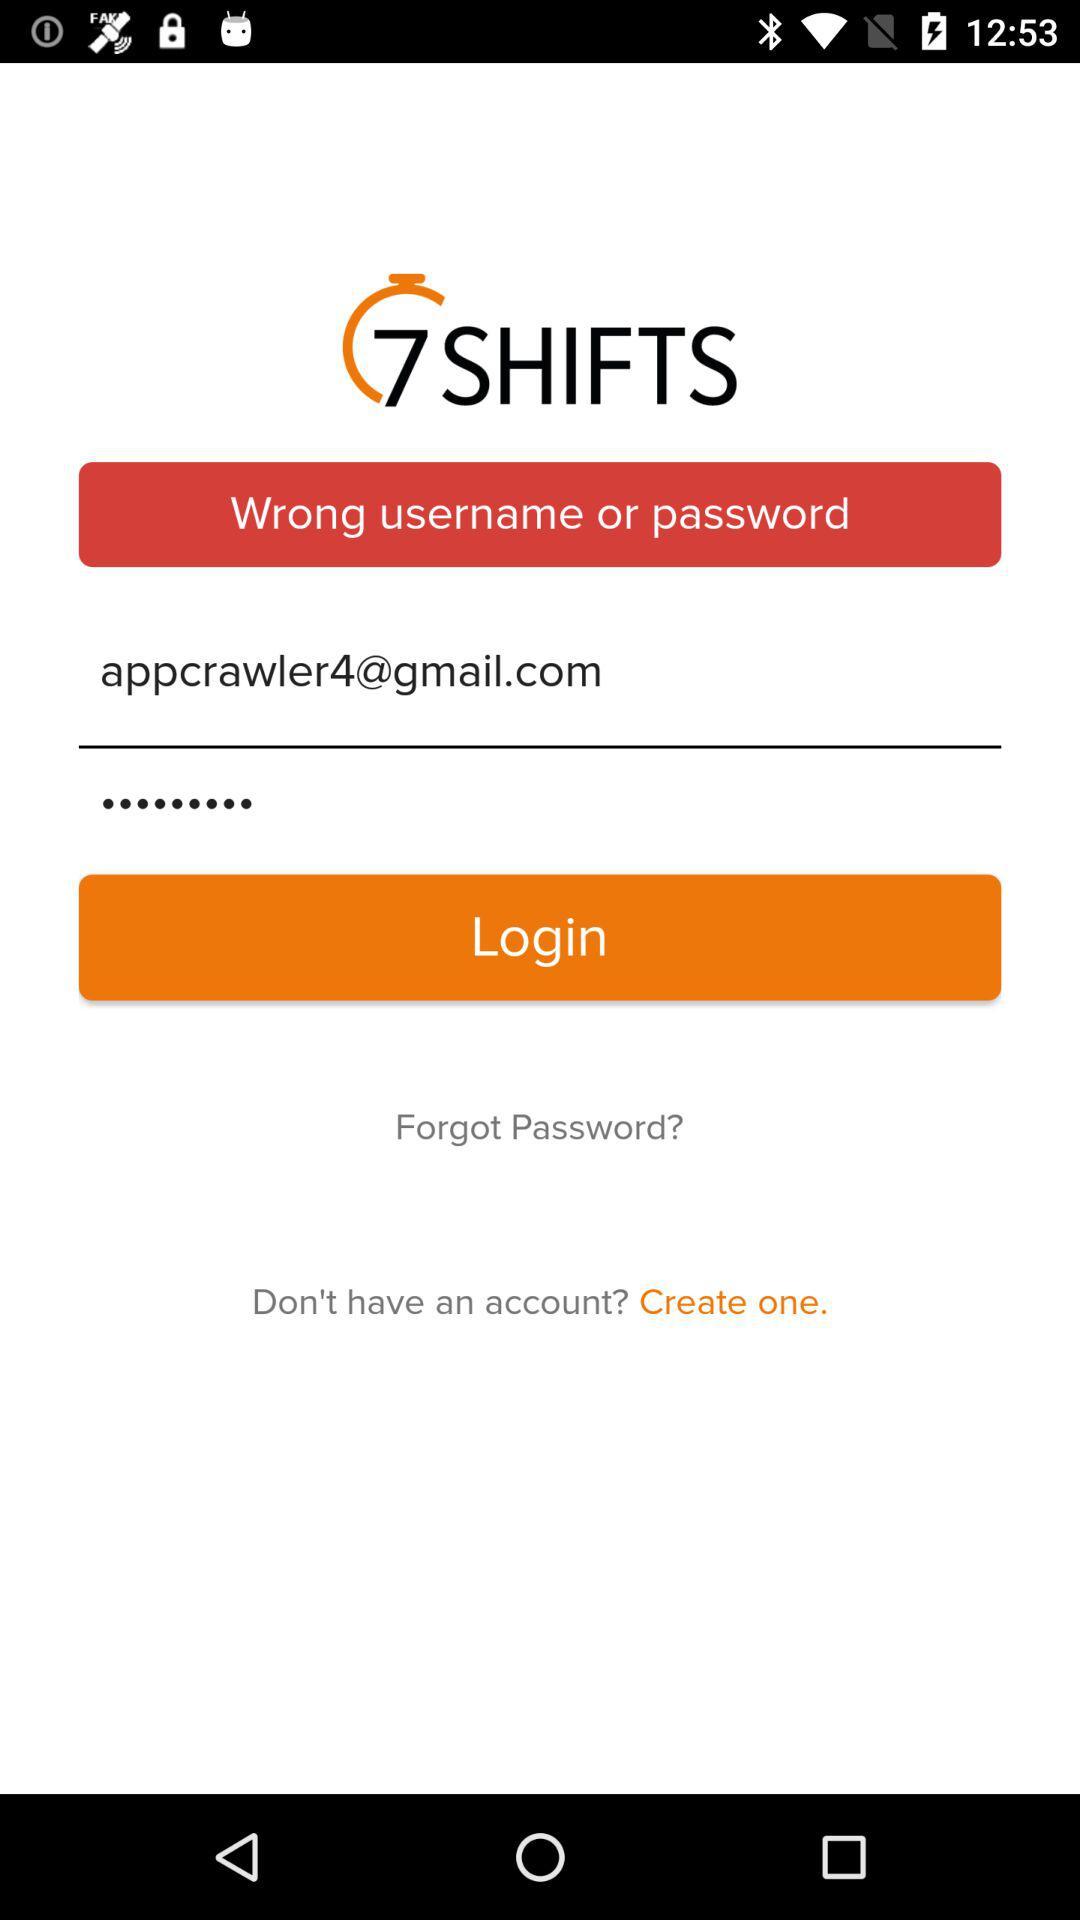 Image resolution: width=1080 pixels, height=1920 pixels. Describe the element at coordinates (538, 1128) in the screenshot. I see `forgot password? item` at that location.